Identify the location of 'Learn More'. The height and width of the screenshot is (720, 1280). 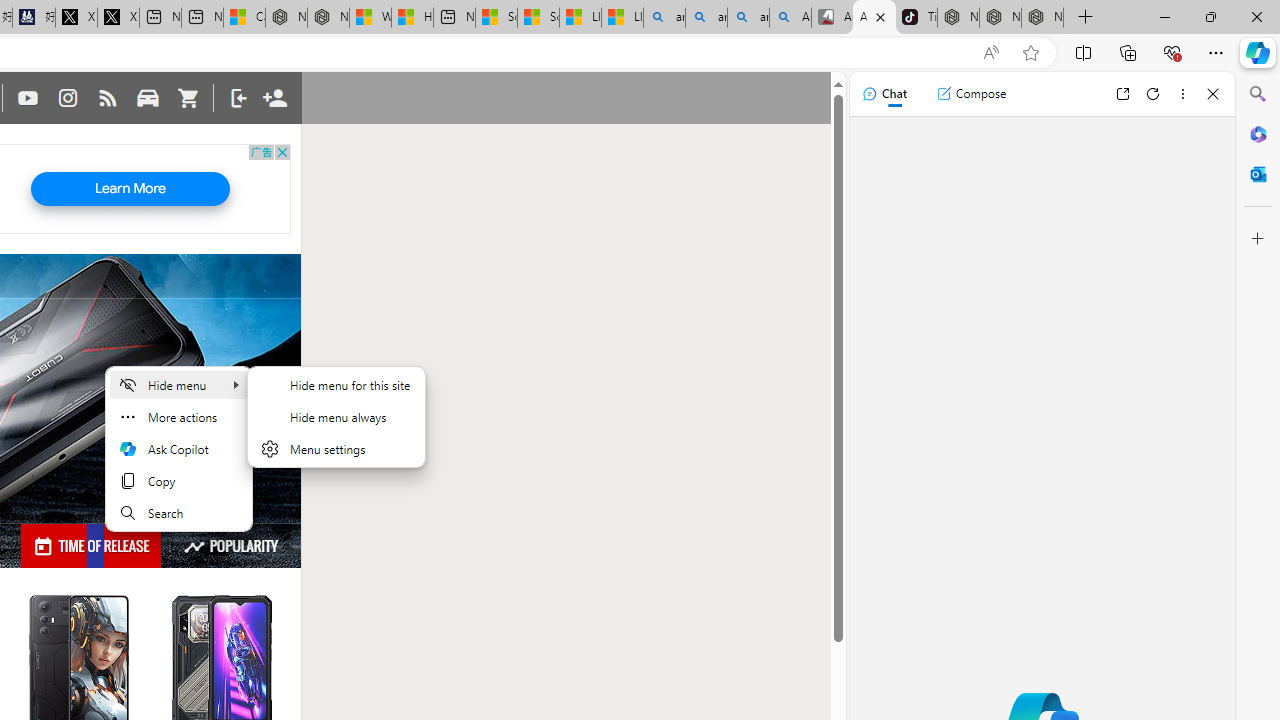
(128, 189).